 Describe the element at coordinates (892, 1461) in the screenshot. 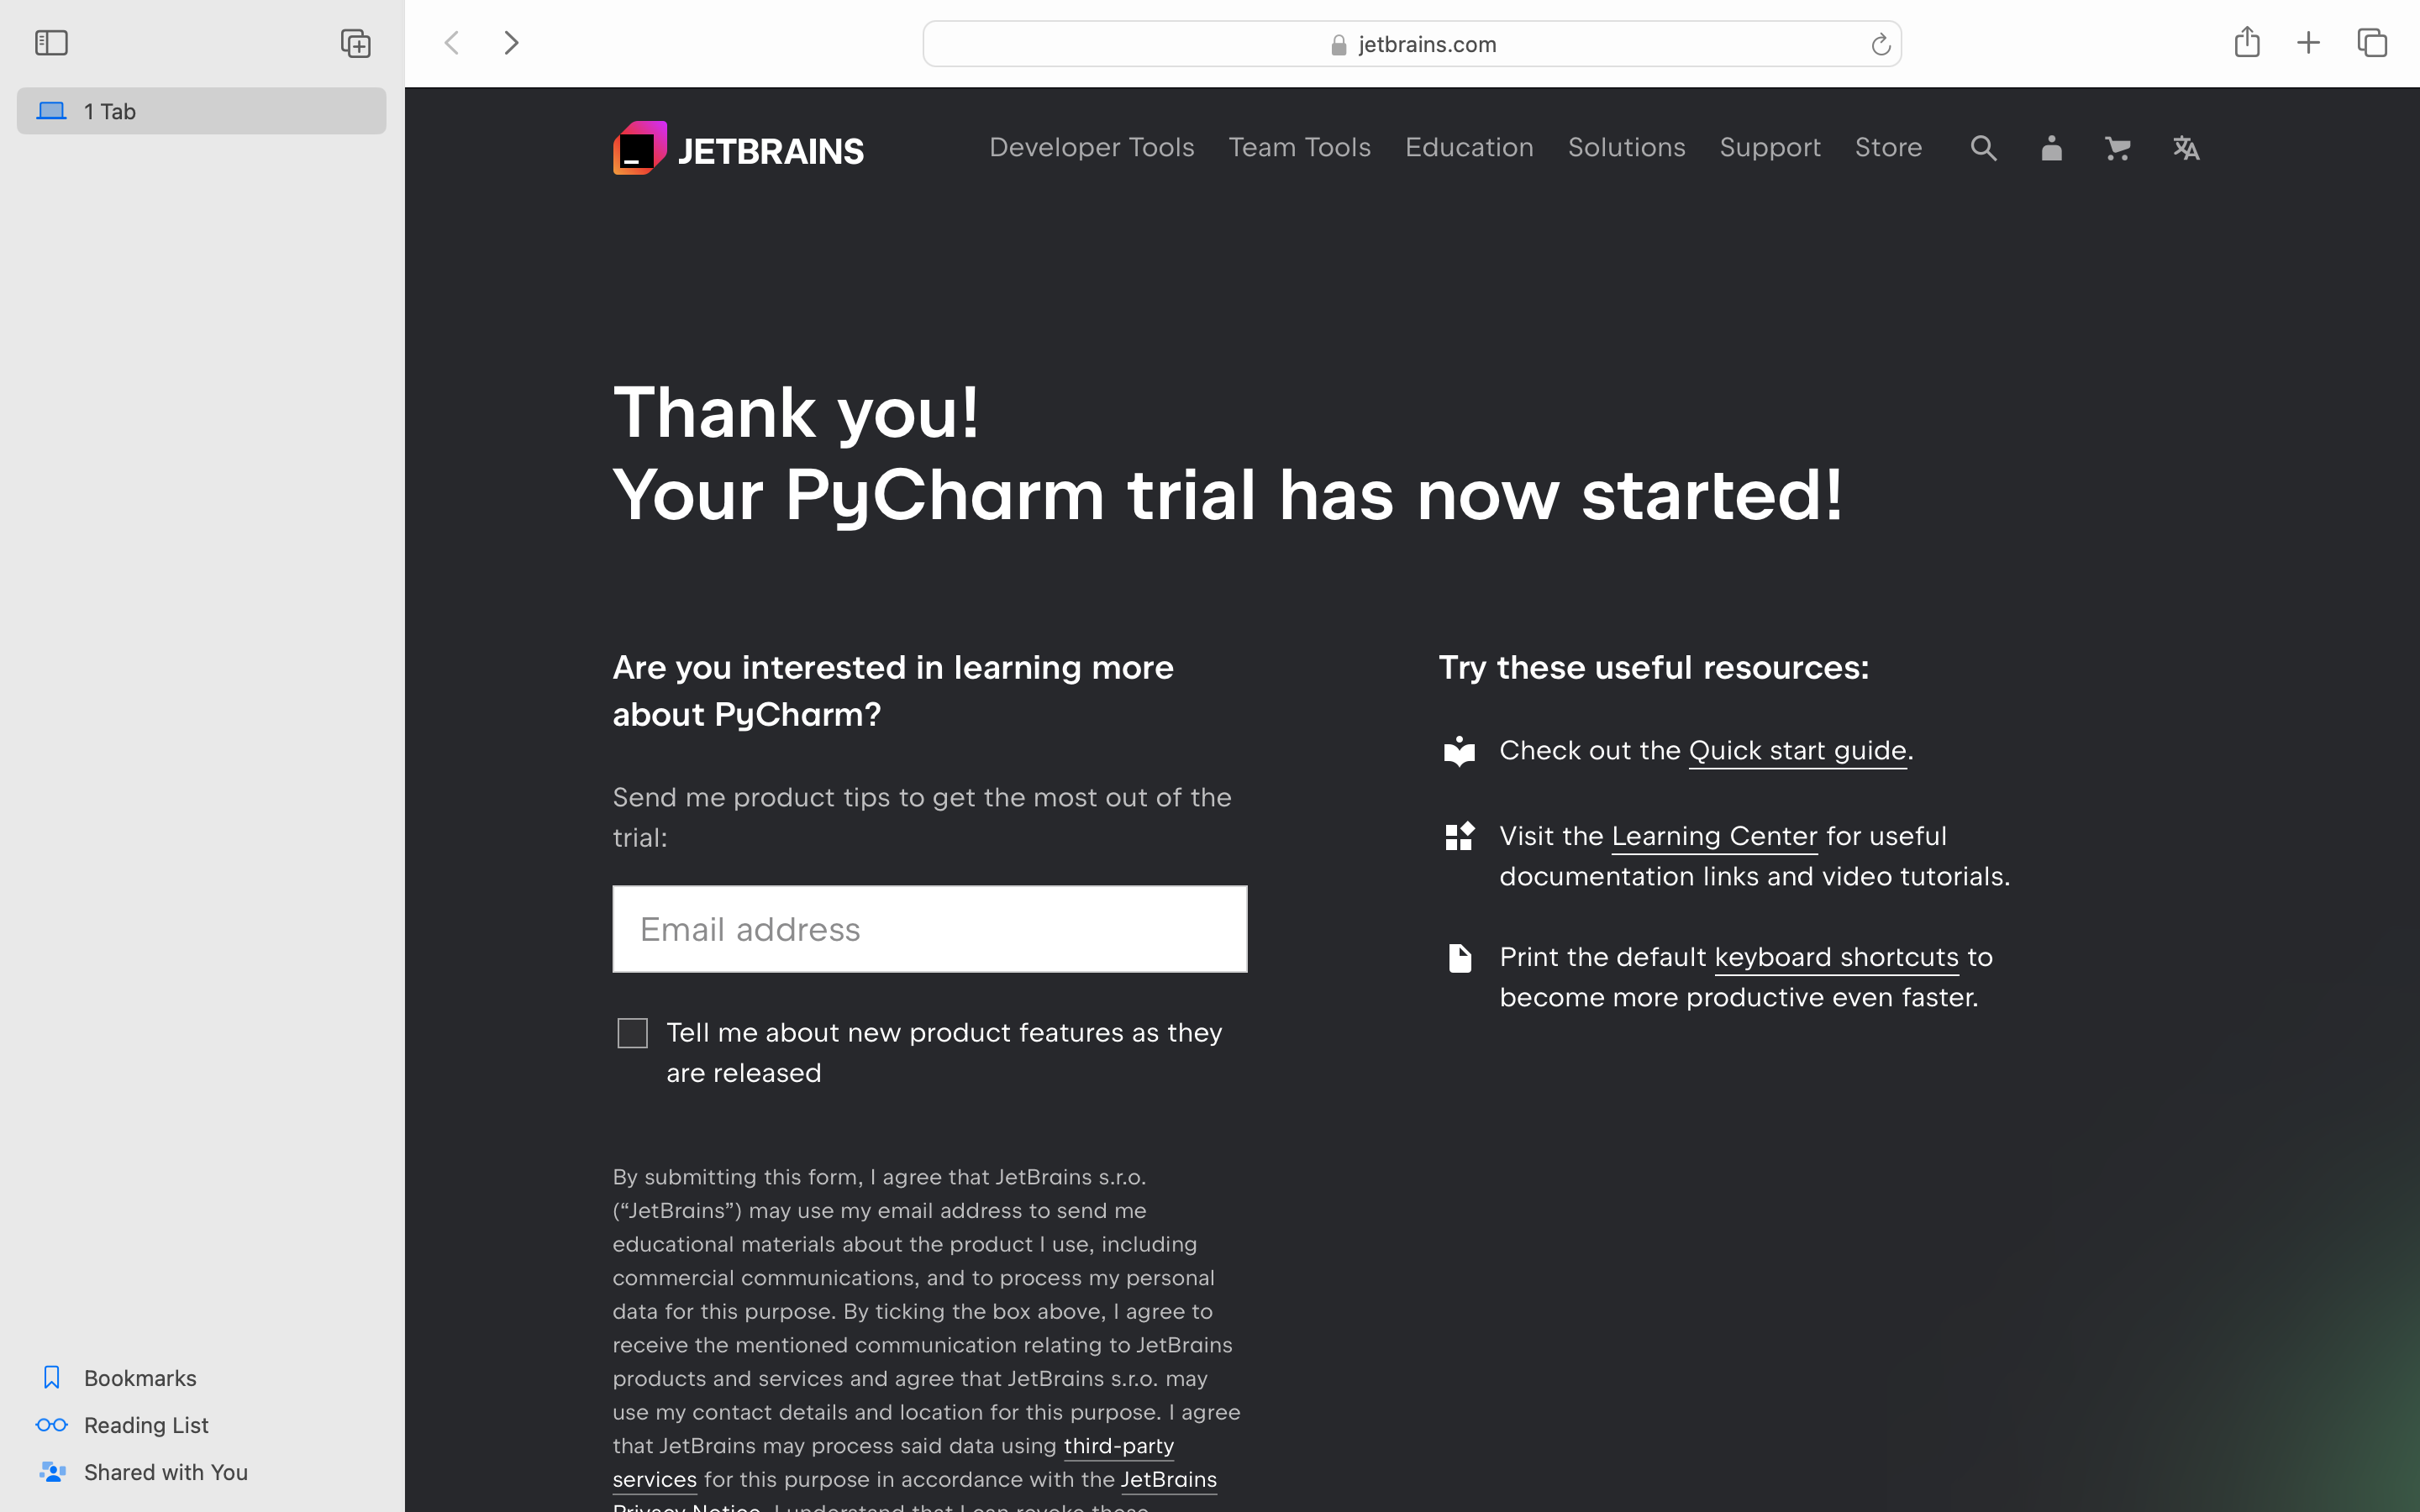

I see `'third-party services'` at that location.